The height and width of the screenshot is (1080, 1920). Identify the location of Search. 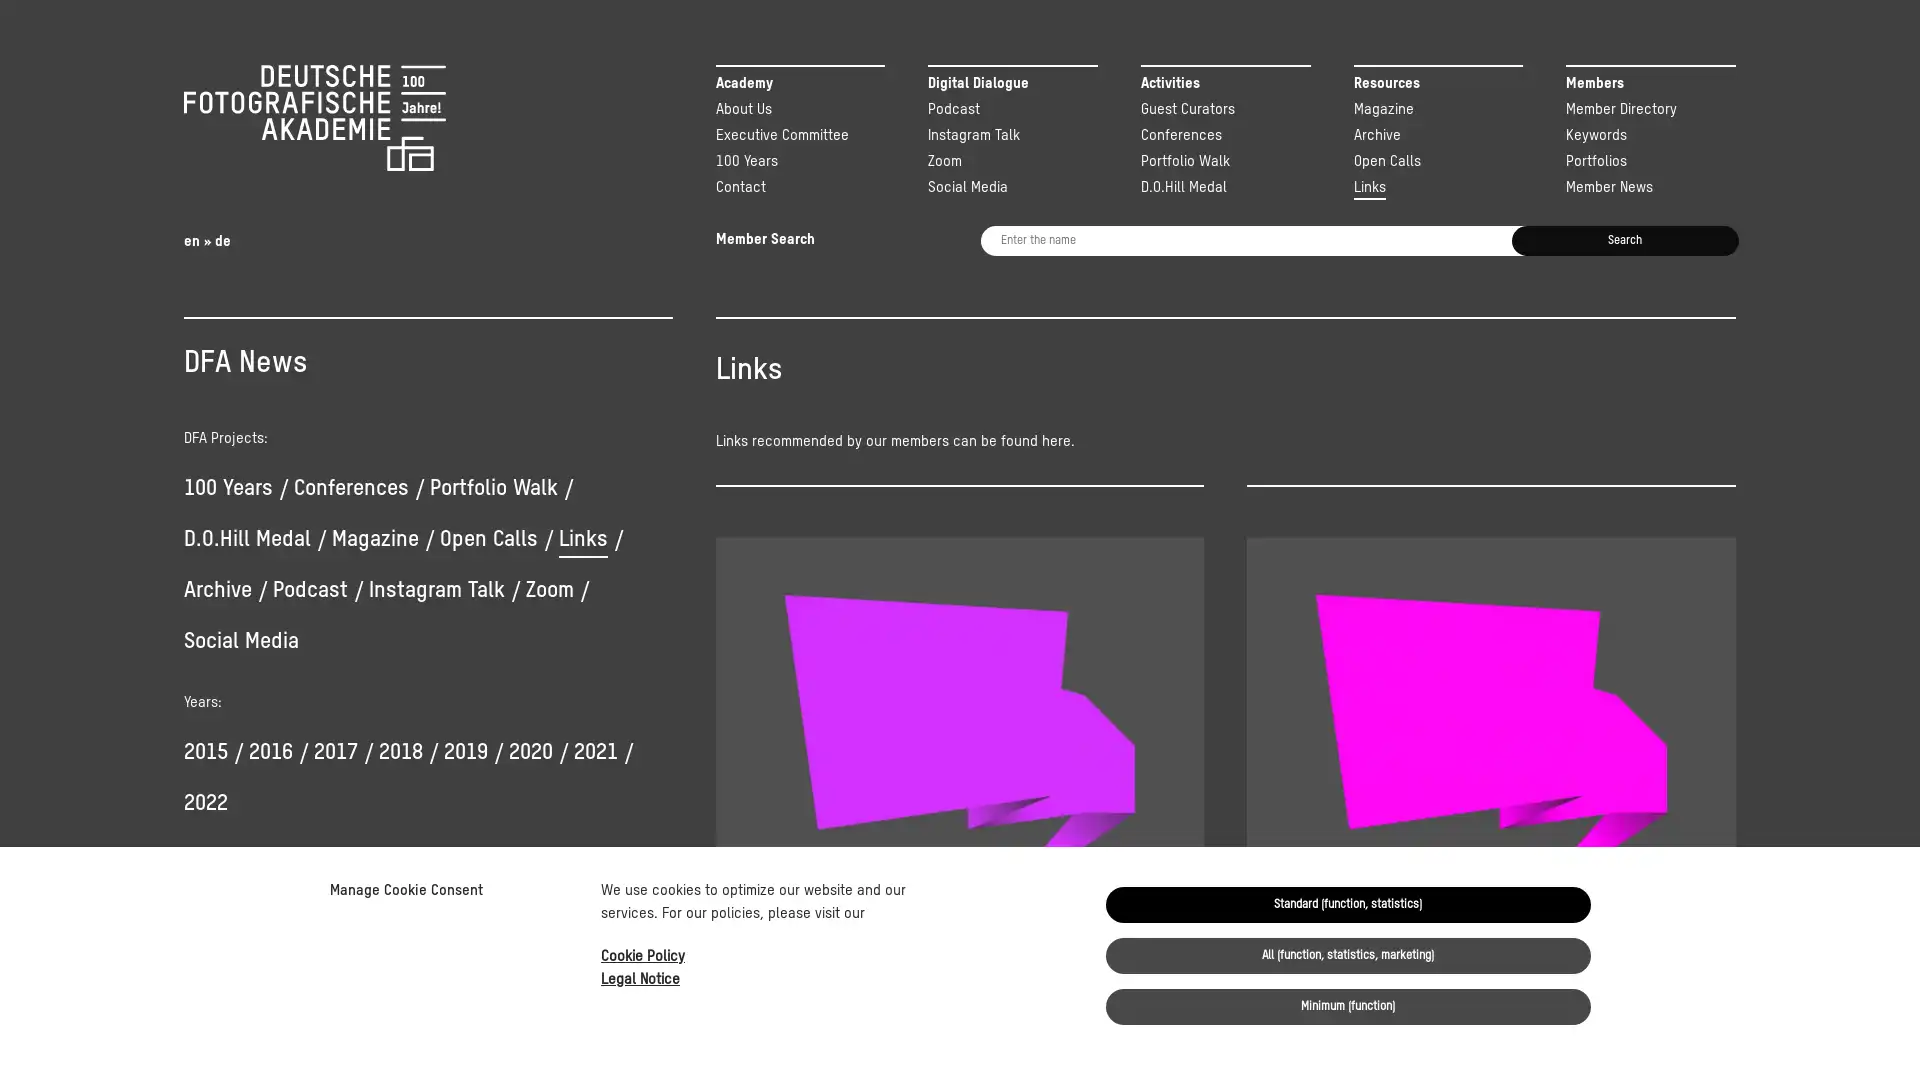
(1624, 239).